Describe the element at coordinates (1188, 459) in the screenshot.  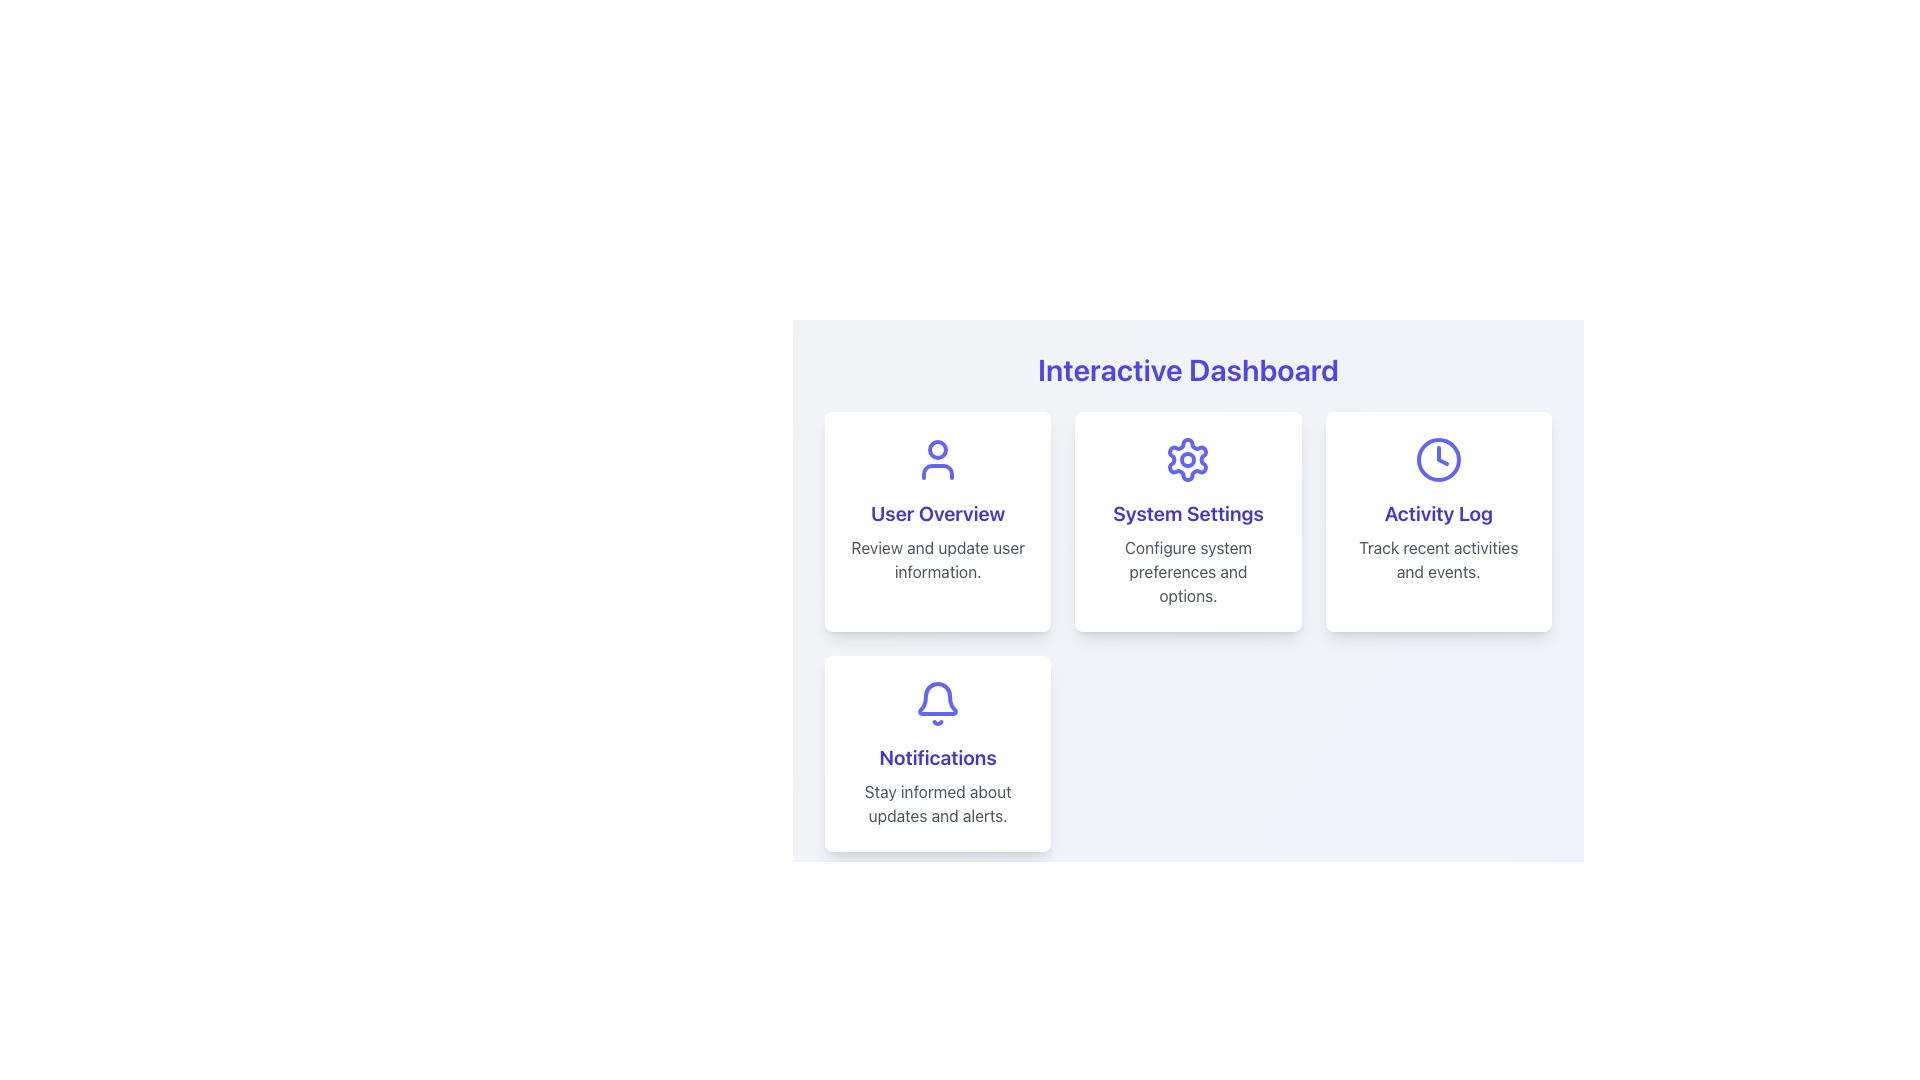
I see `the 'System Settings' icon located in the center of the 'System Settings' card, positioned in the top-right quadrant of the dashboard layout` at that location.